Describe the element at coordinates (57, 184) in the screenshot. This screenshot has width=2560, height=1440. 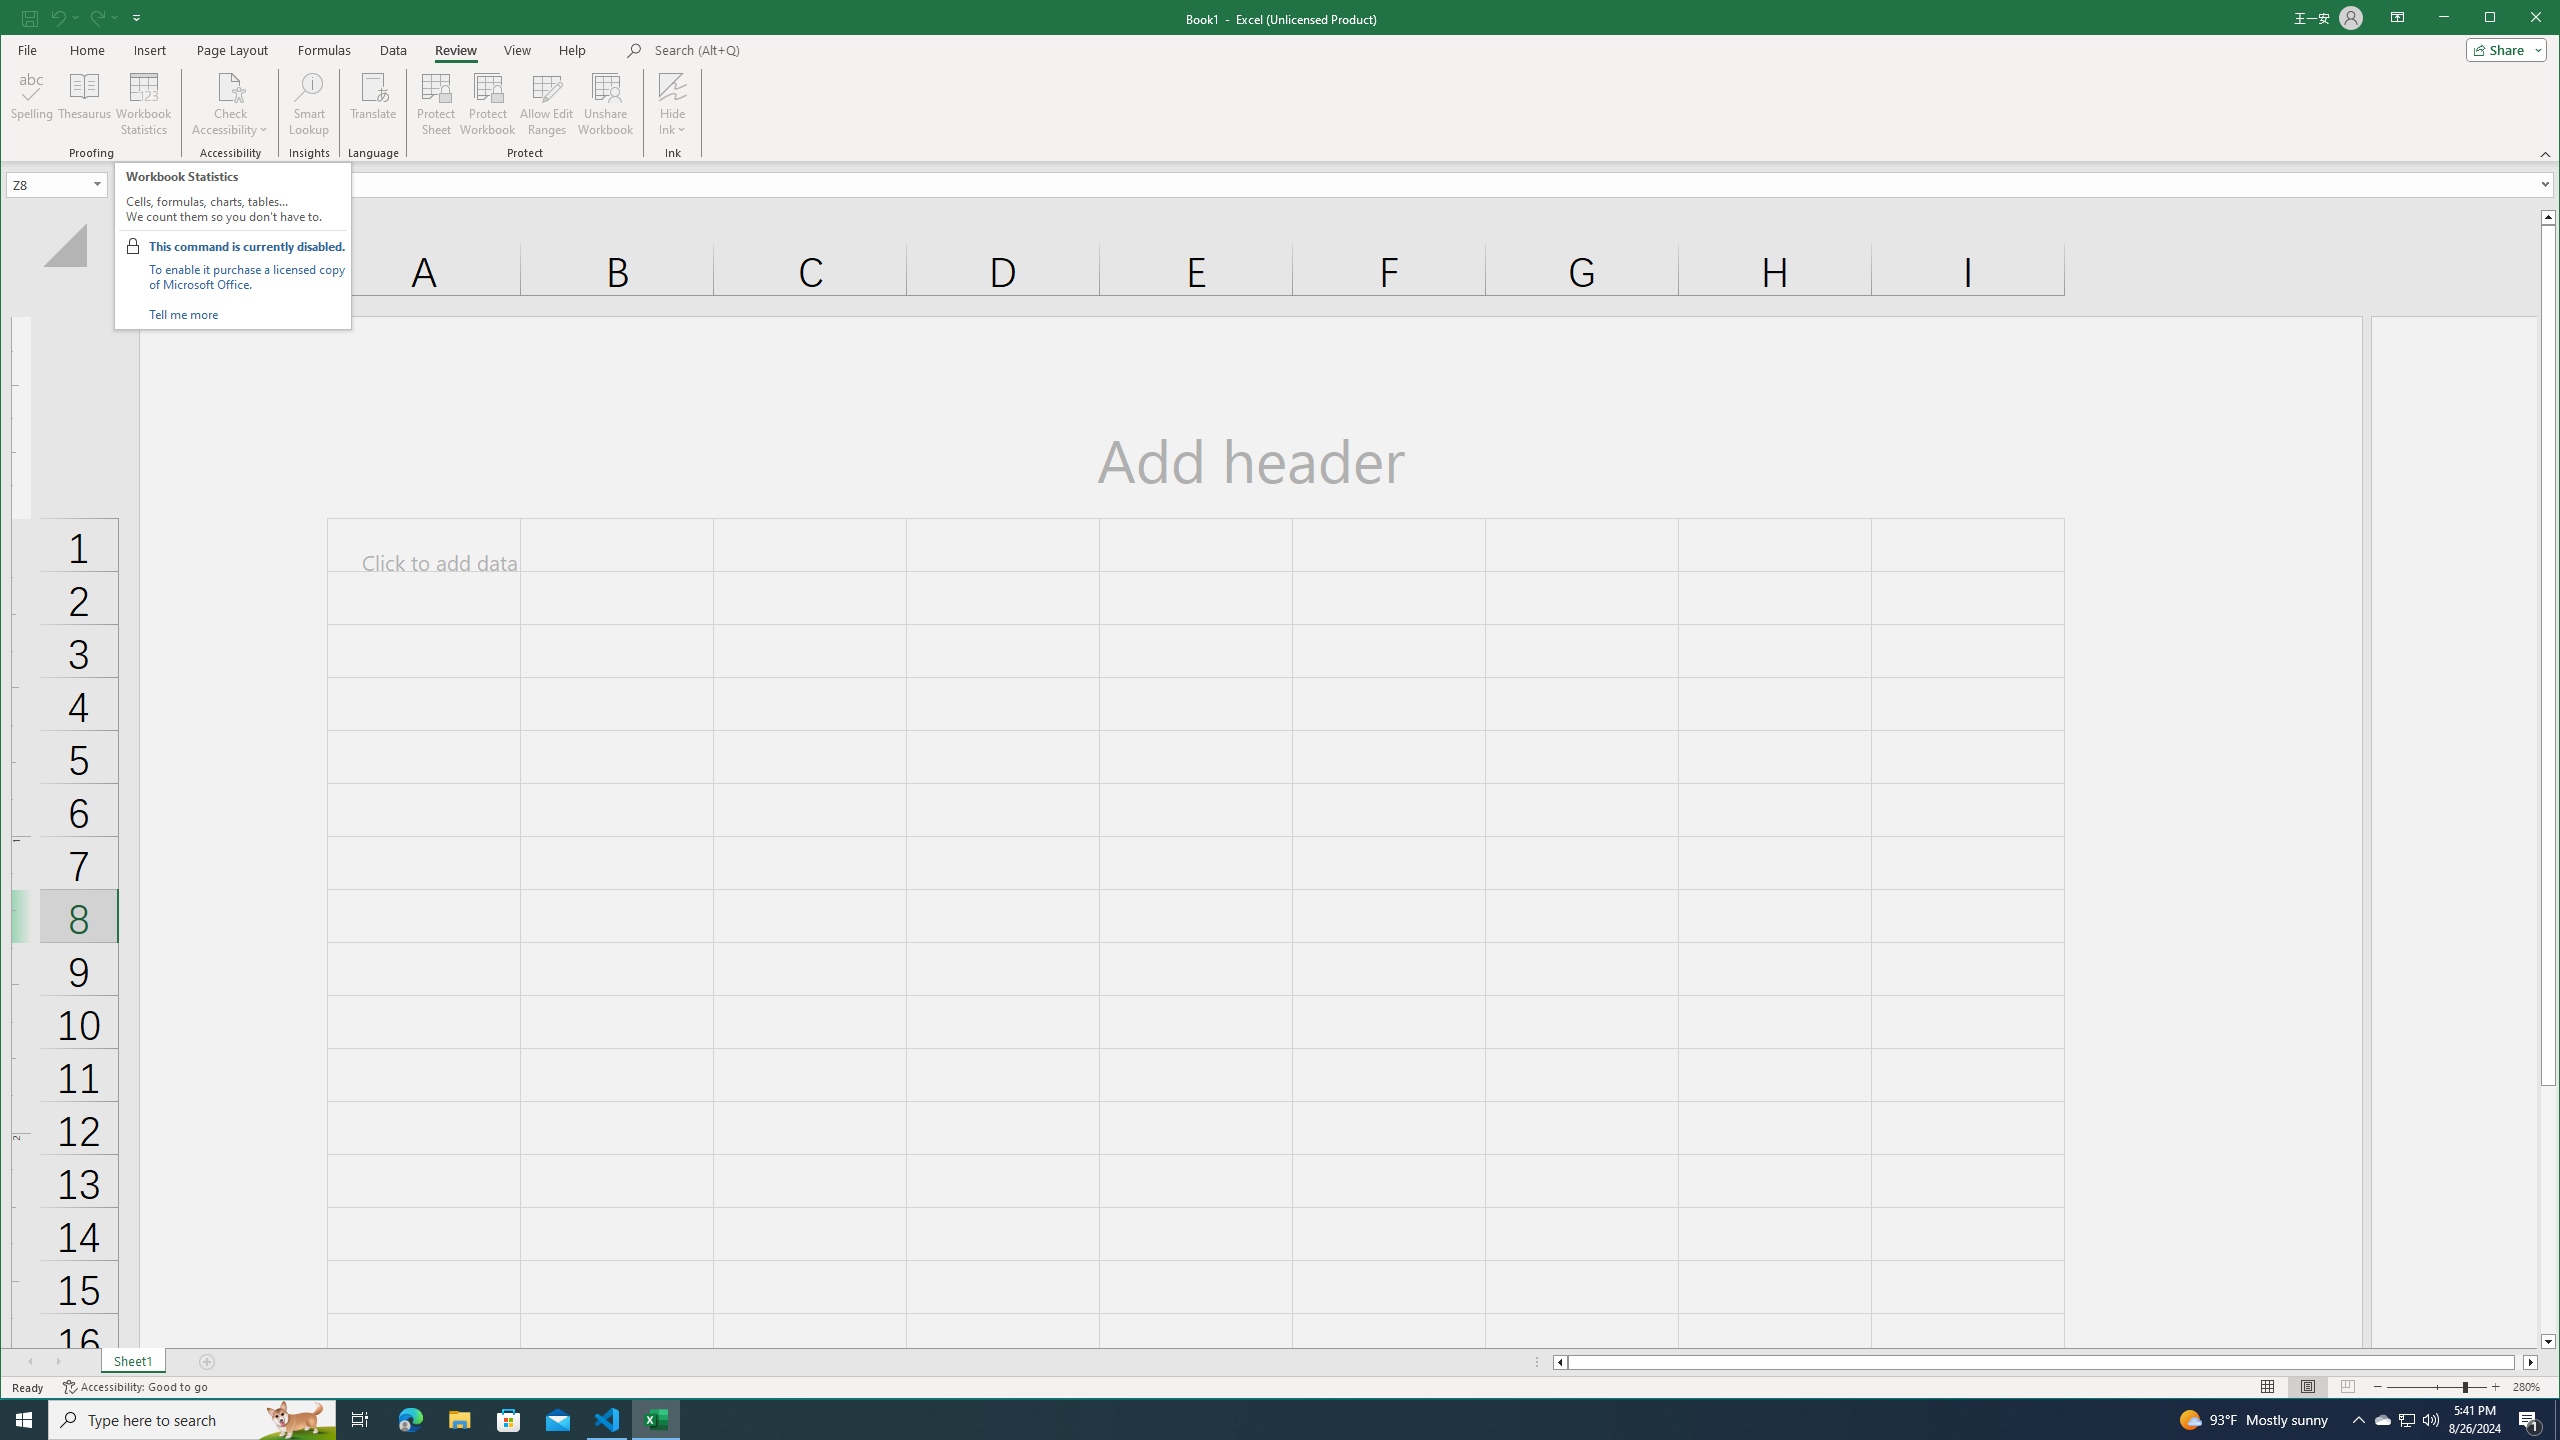
I see `'Name Box'` at that location.